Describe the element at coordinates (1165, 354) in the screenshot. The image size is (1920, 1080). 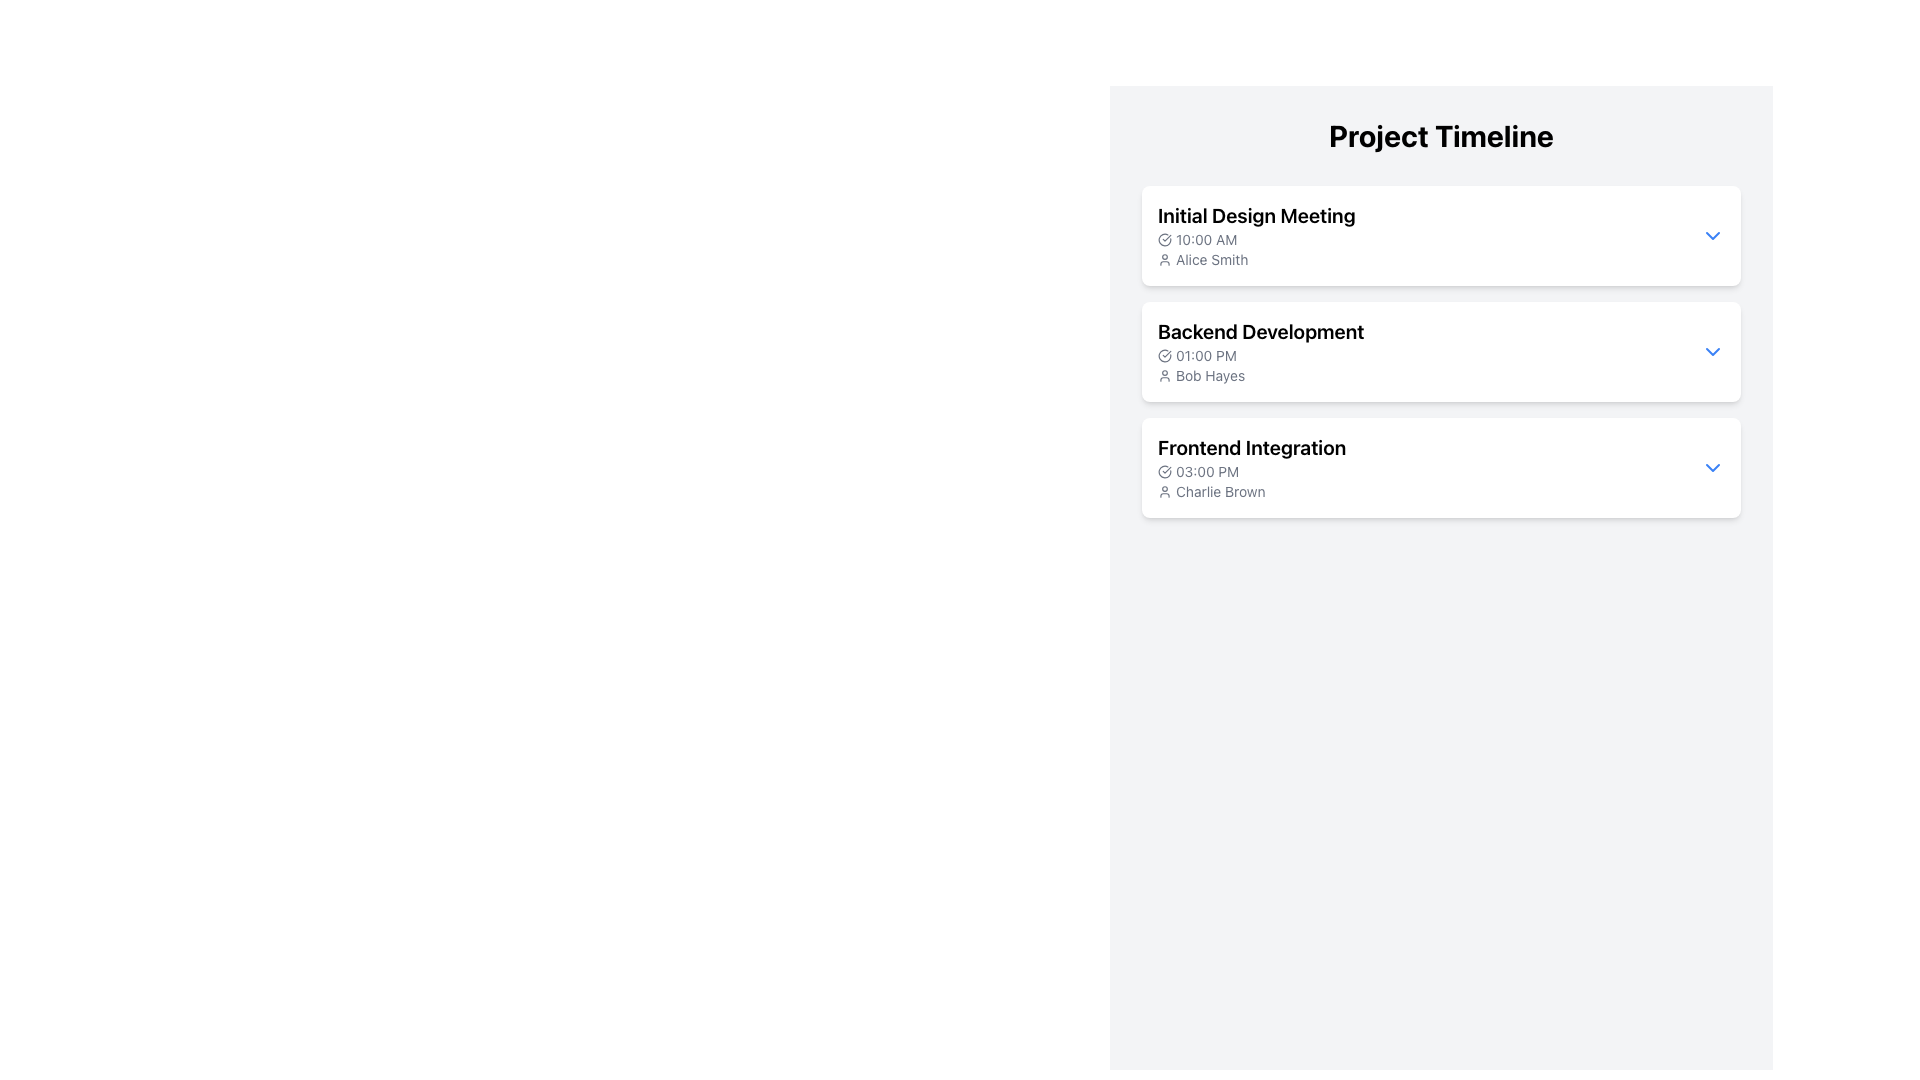
I see `the status icon indicating the completion of the 'Backend Development' item located to the left of the '01:00 PM' time label in the timeline` at that location.